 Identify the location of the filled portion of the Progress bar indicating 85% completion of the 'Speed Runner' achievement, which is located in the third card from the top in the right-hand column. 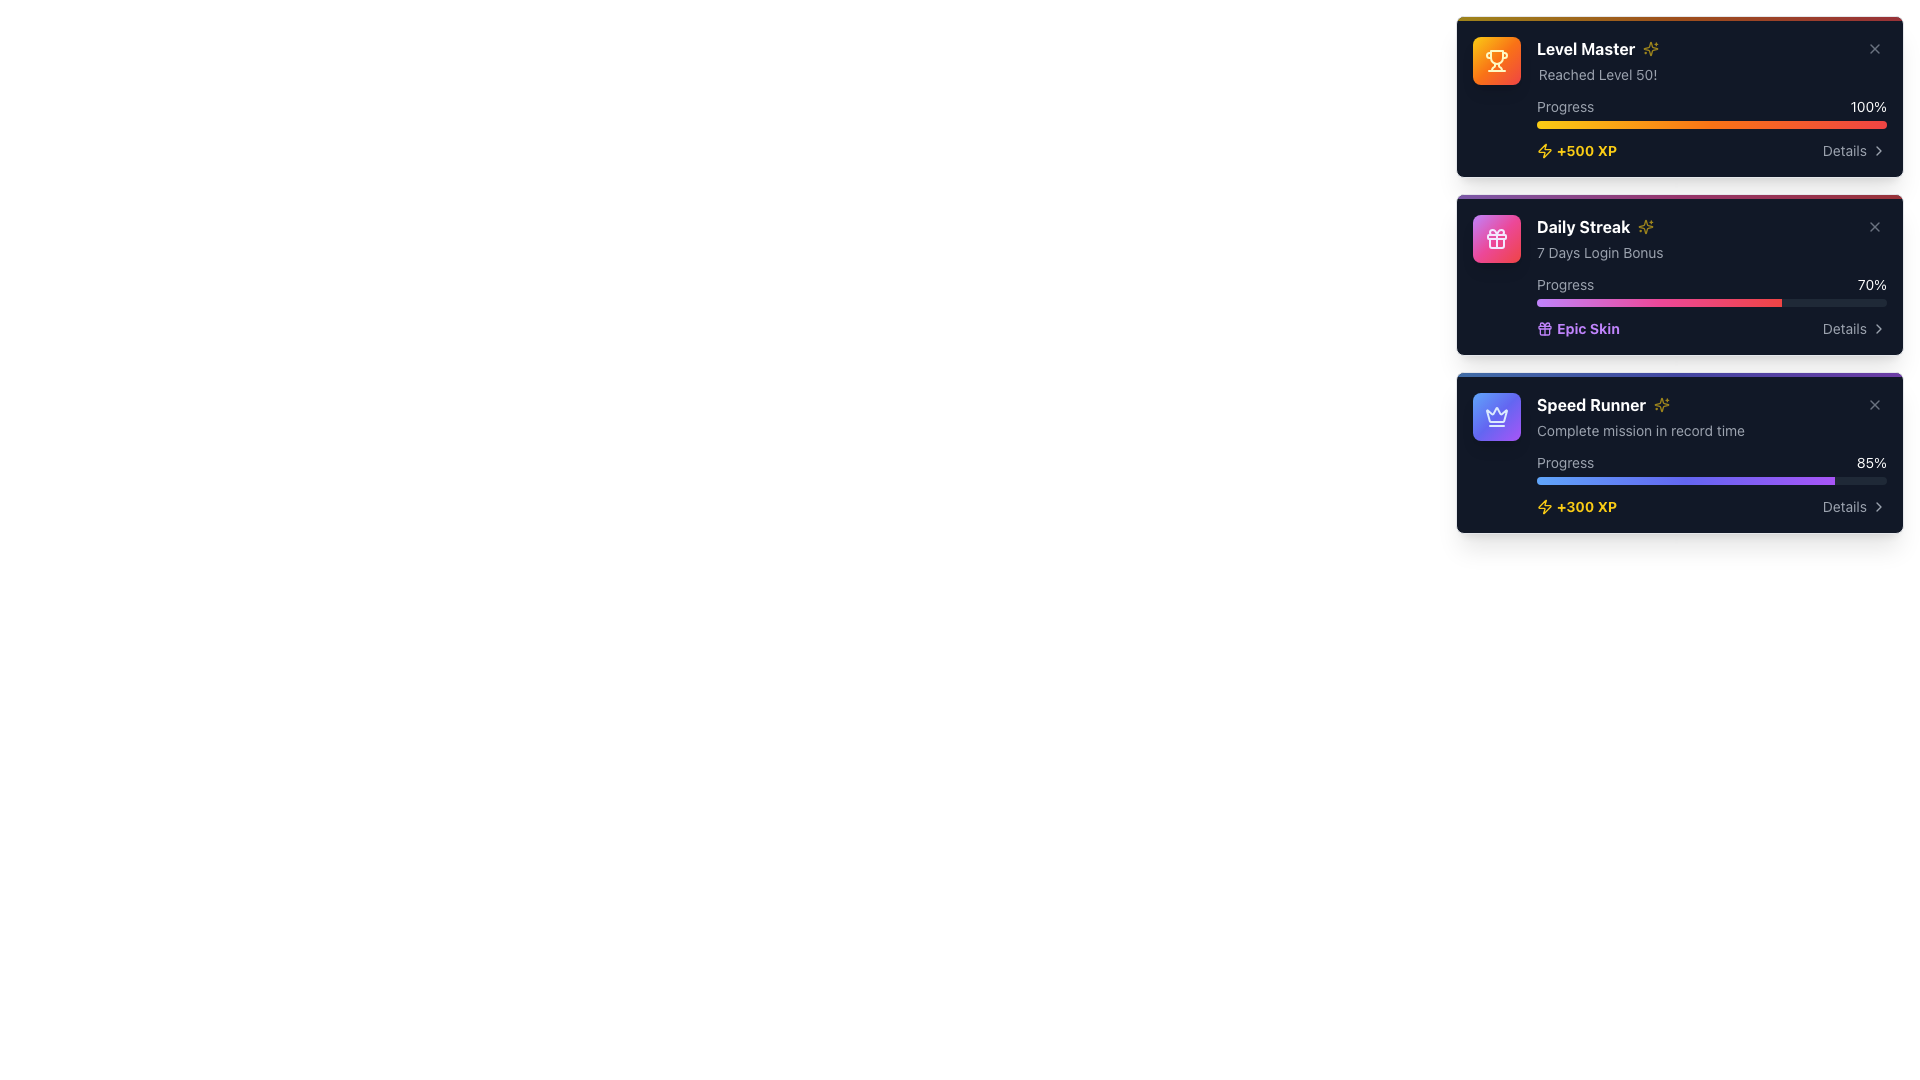
(1684, 481).